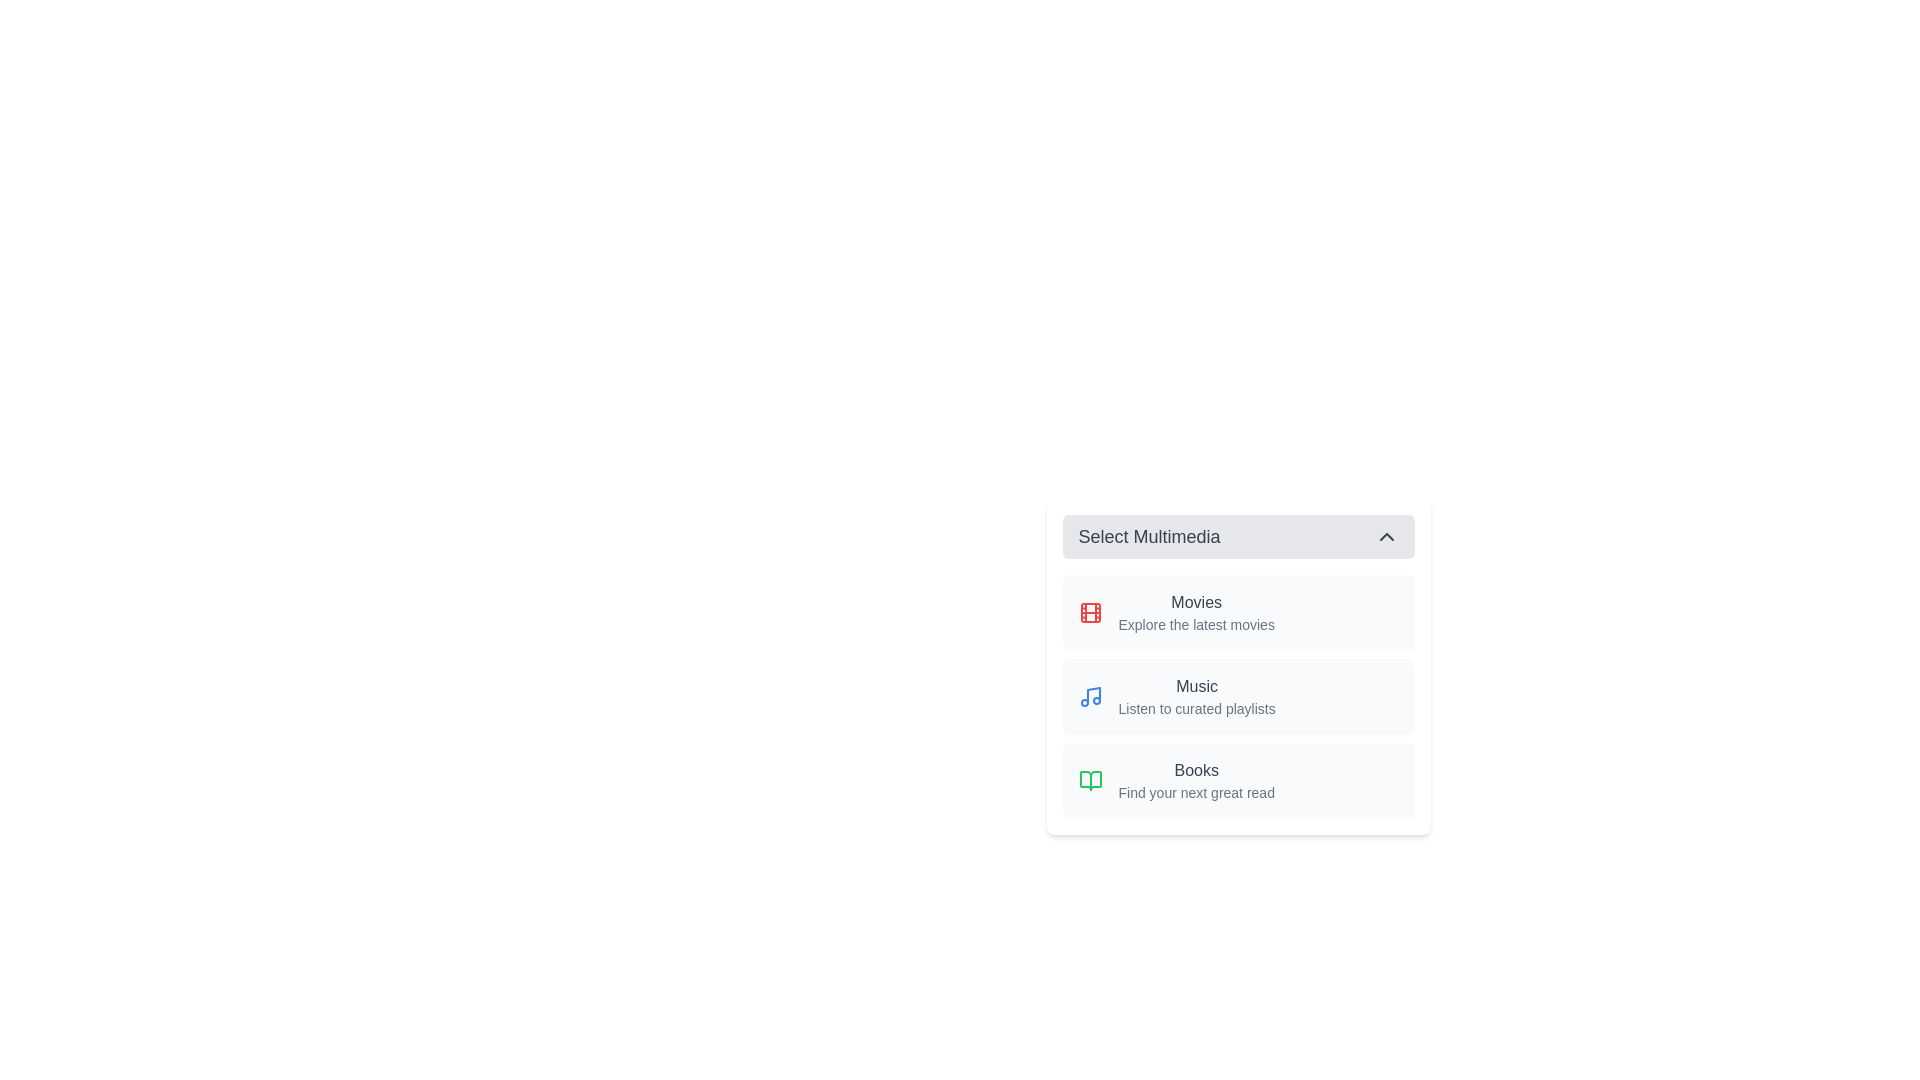  What do you see at coordinates (1237, 779) in the screenshot?
I see `the 'Books' category selectable card, which is the third option in the vertical list of multimedia categories, to trigger a visual hover effect` at bounding box center [1237, 779].